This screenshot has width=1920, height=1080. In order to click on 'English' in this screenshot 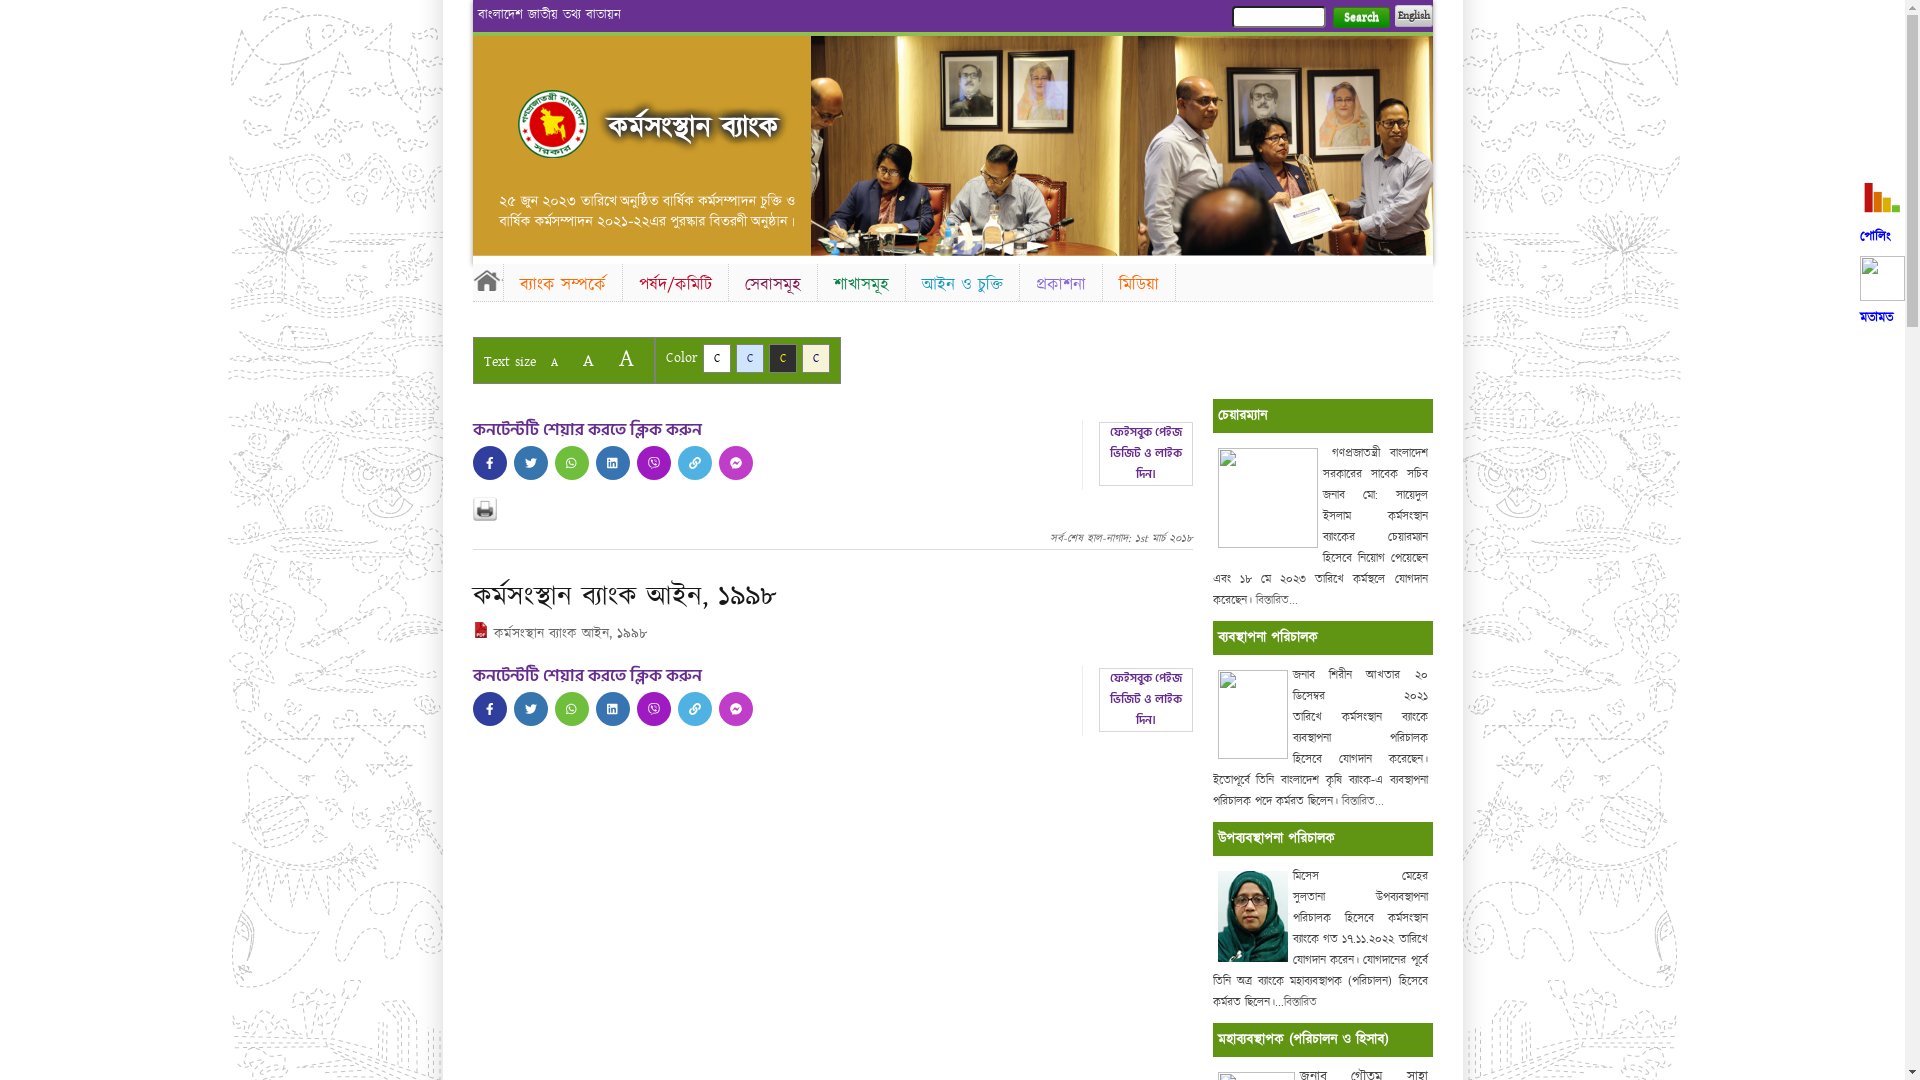, I will do `click(1411, 15)`.